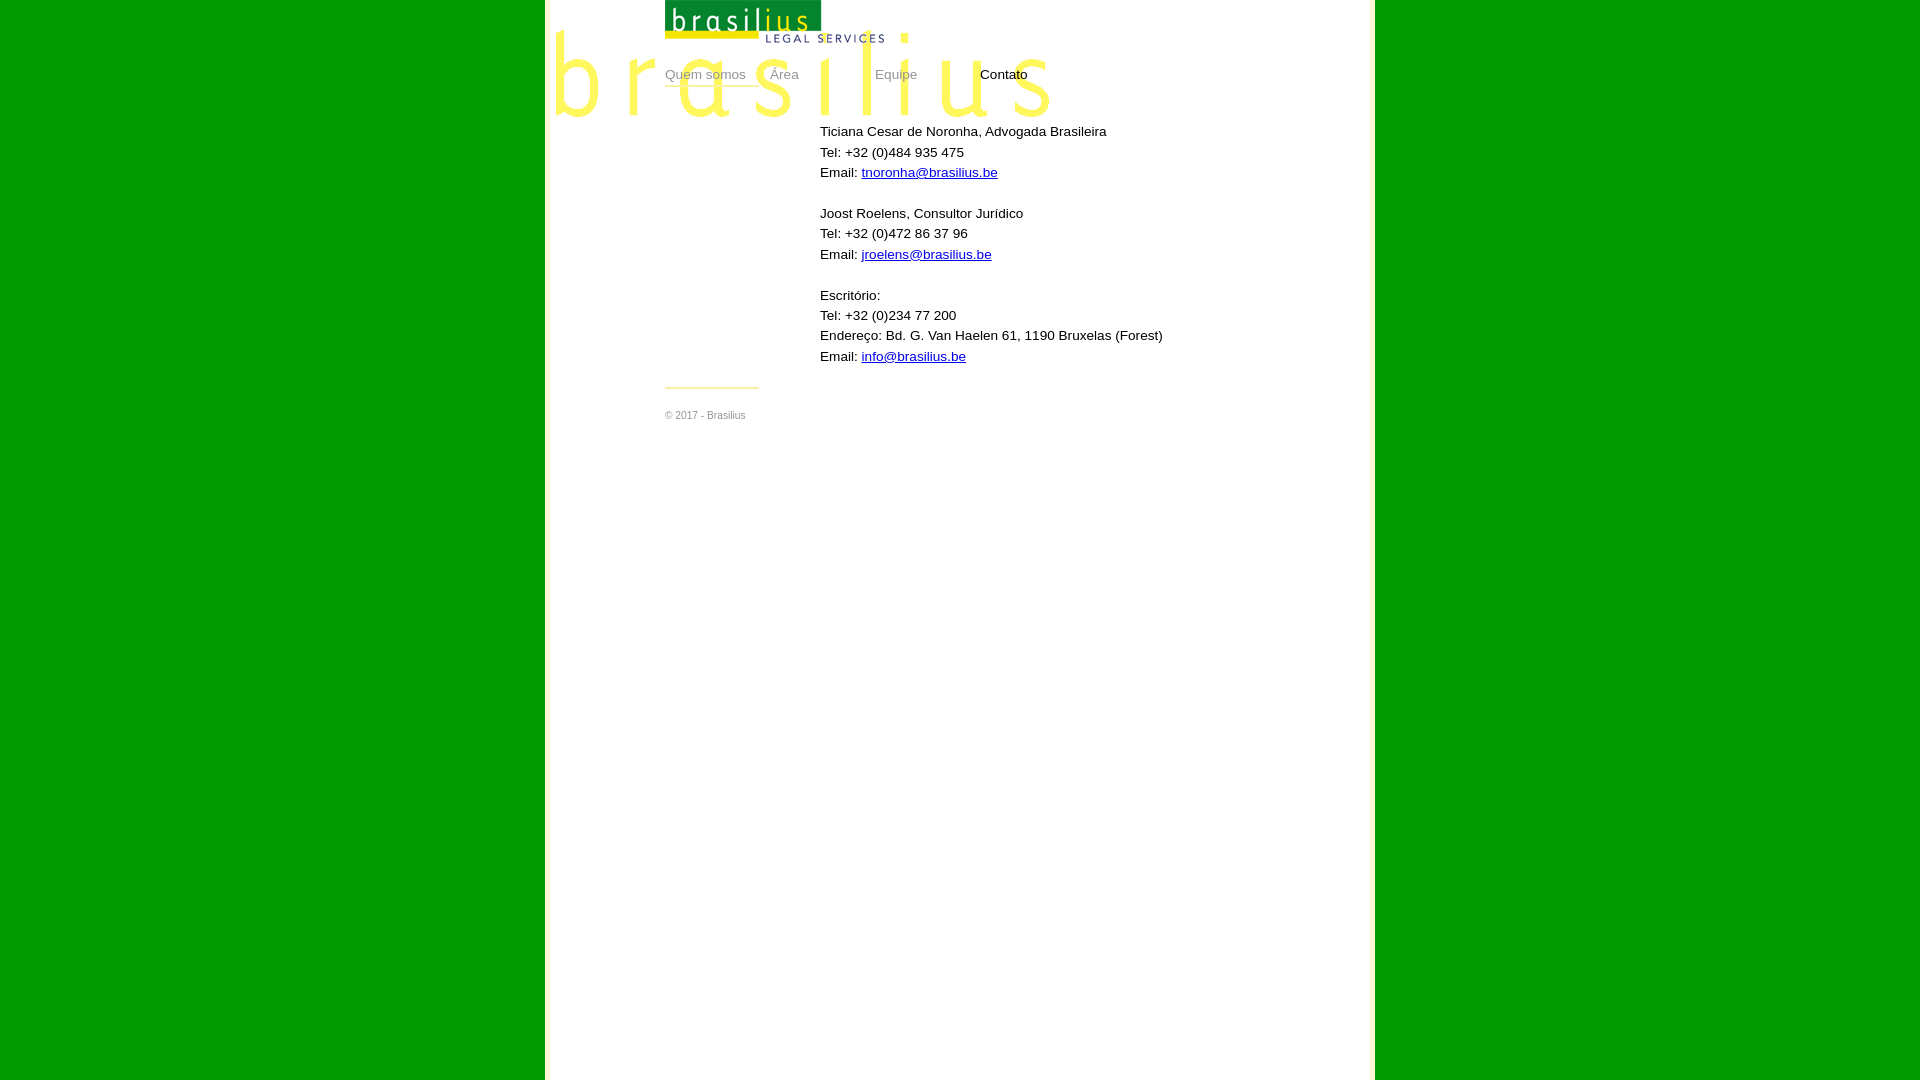  Describe the element at coordinates (862, 355) in the screenshot. I see `'info@brasilius.be'` at that location.